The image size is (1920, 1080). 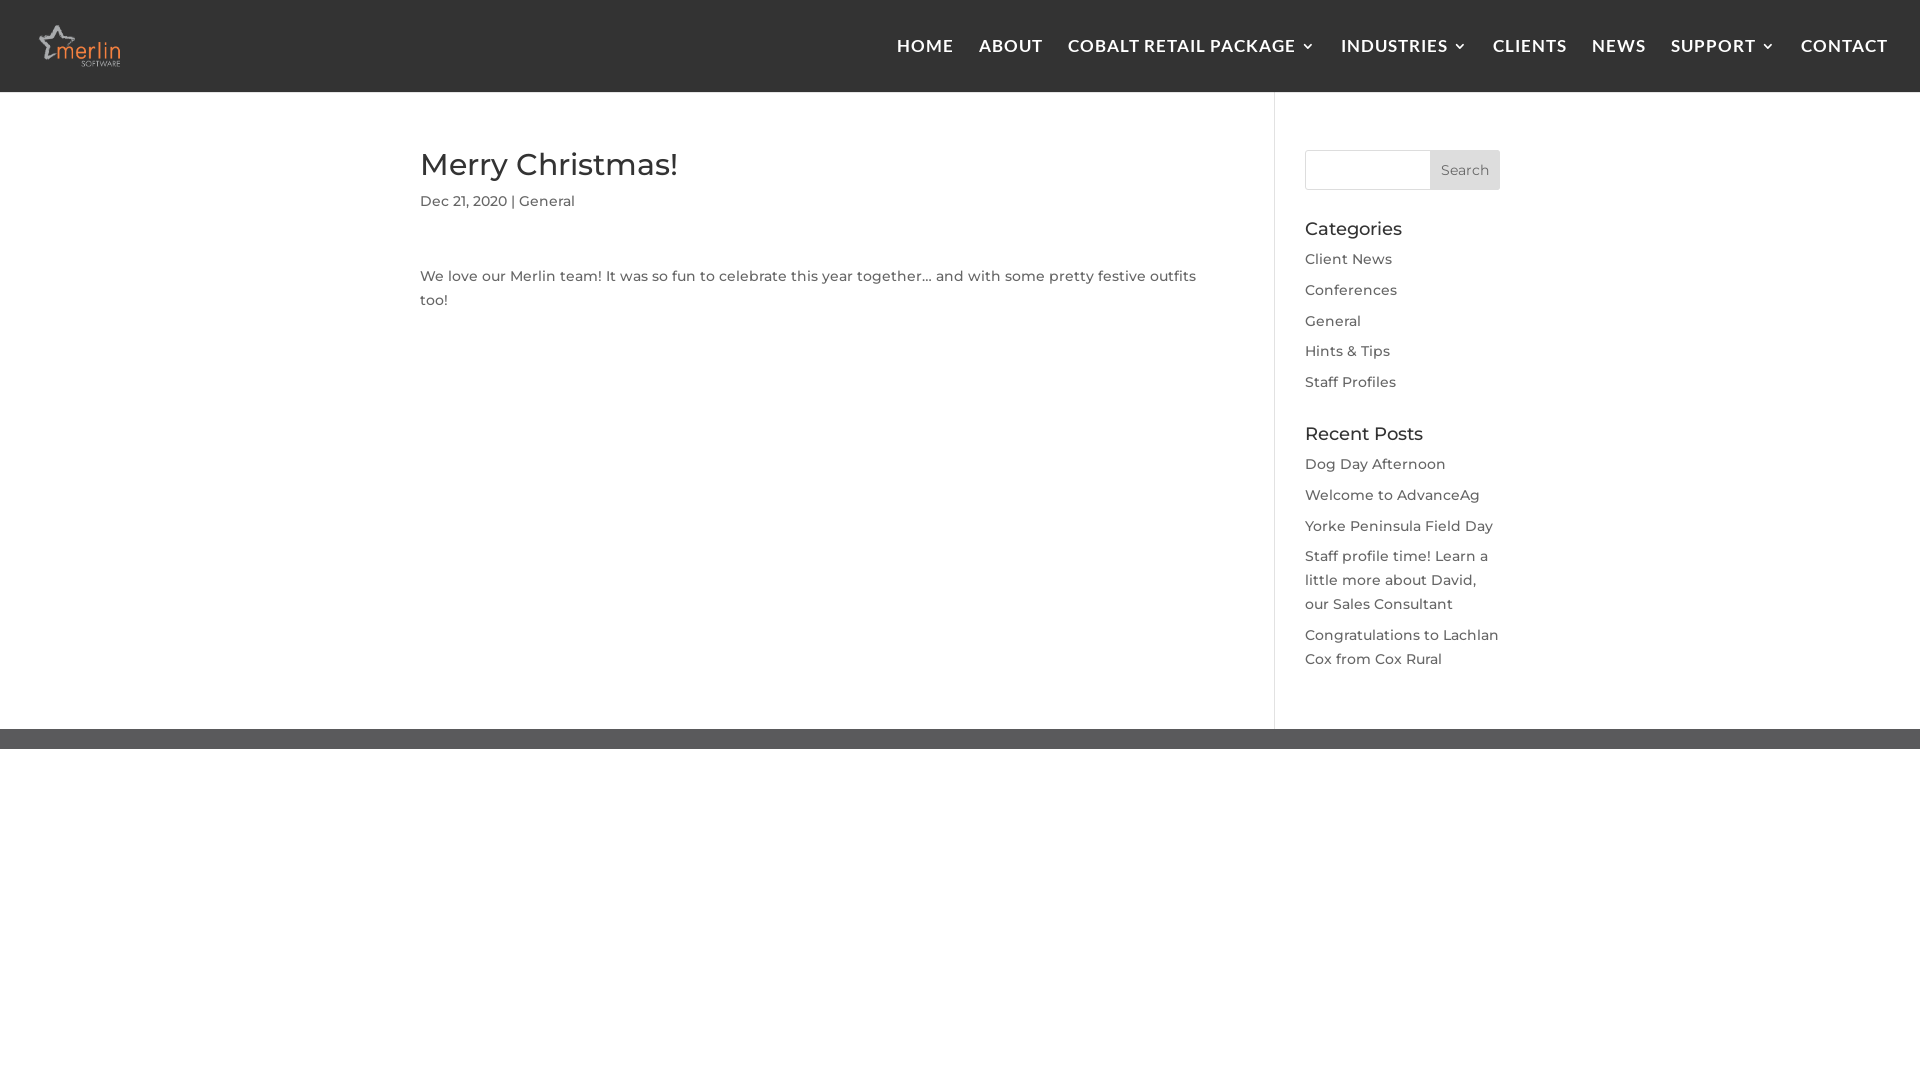 I want to click on 'Hints & Tips', so click(x=1347, y=350).